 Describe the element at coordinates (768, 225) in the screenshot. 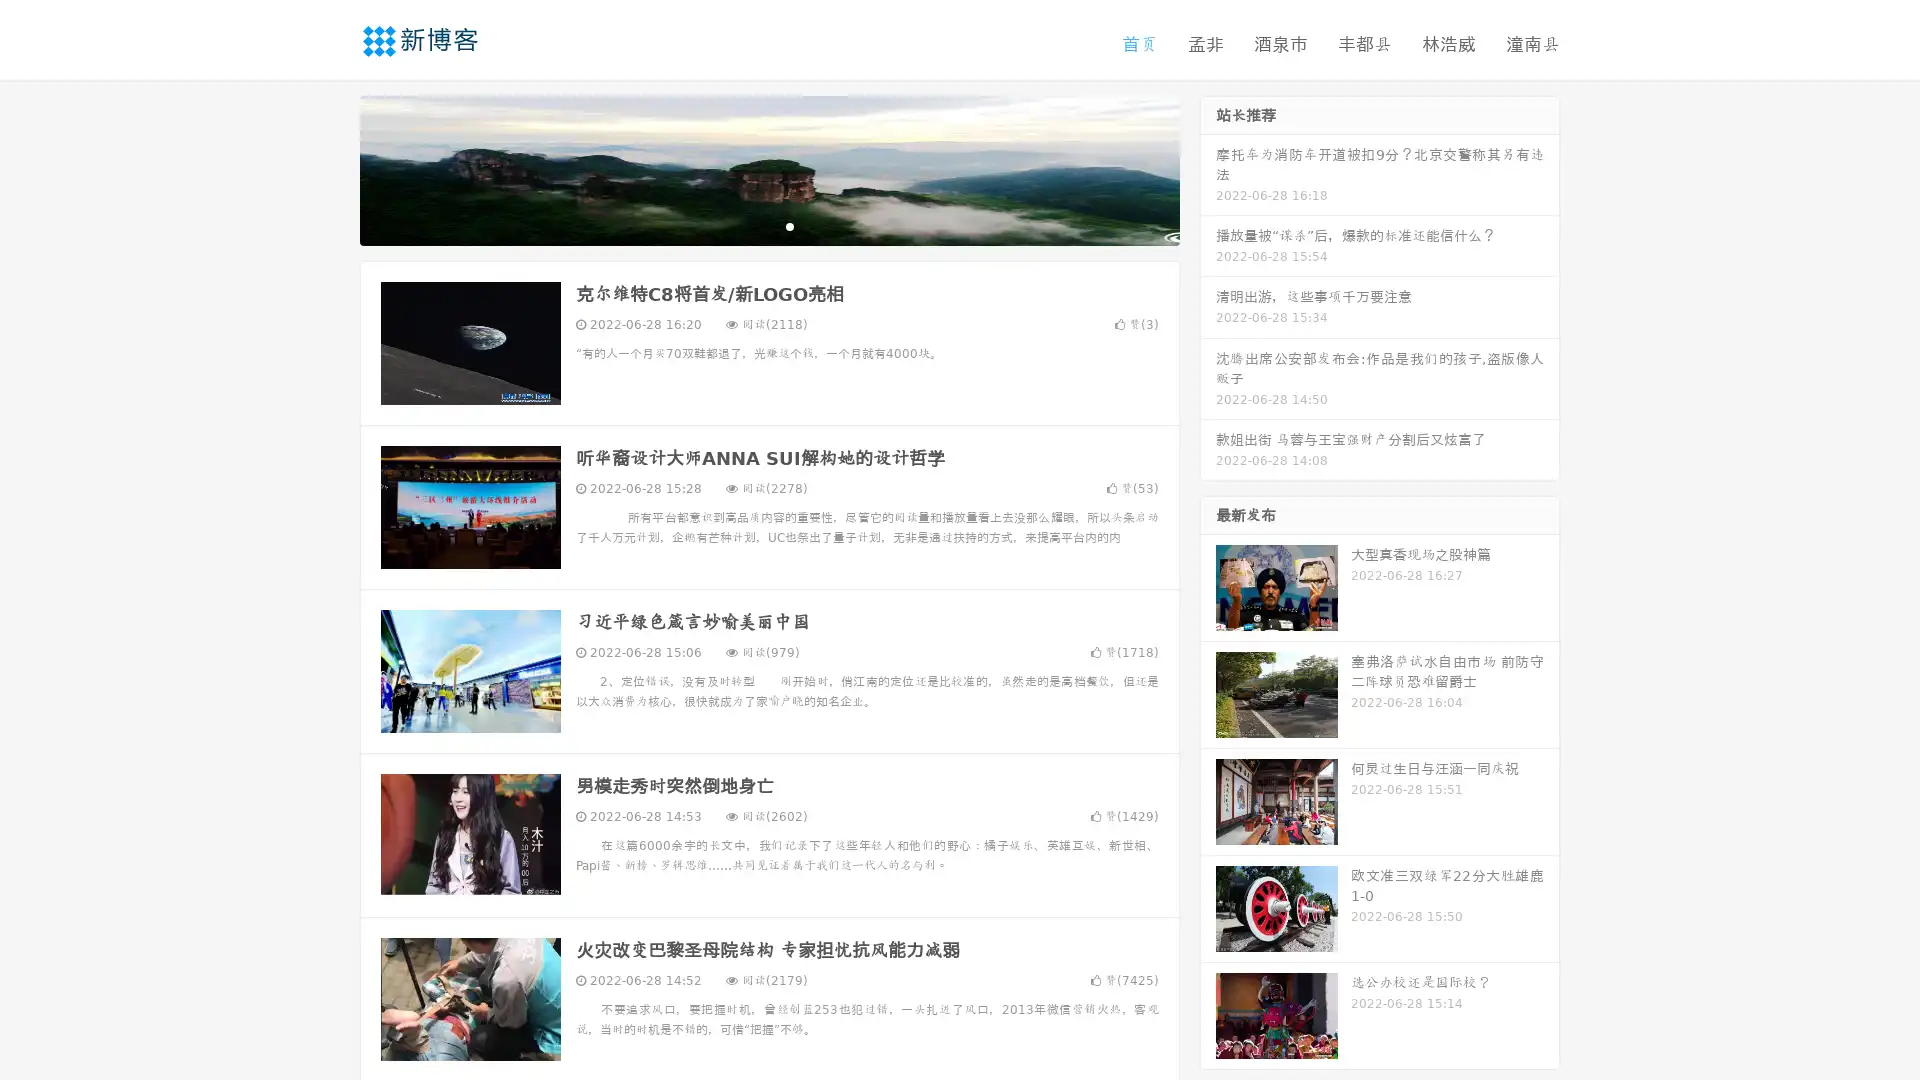

I see `Go to slide 2` at that location.